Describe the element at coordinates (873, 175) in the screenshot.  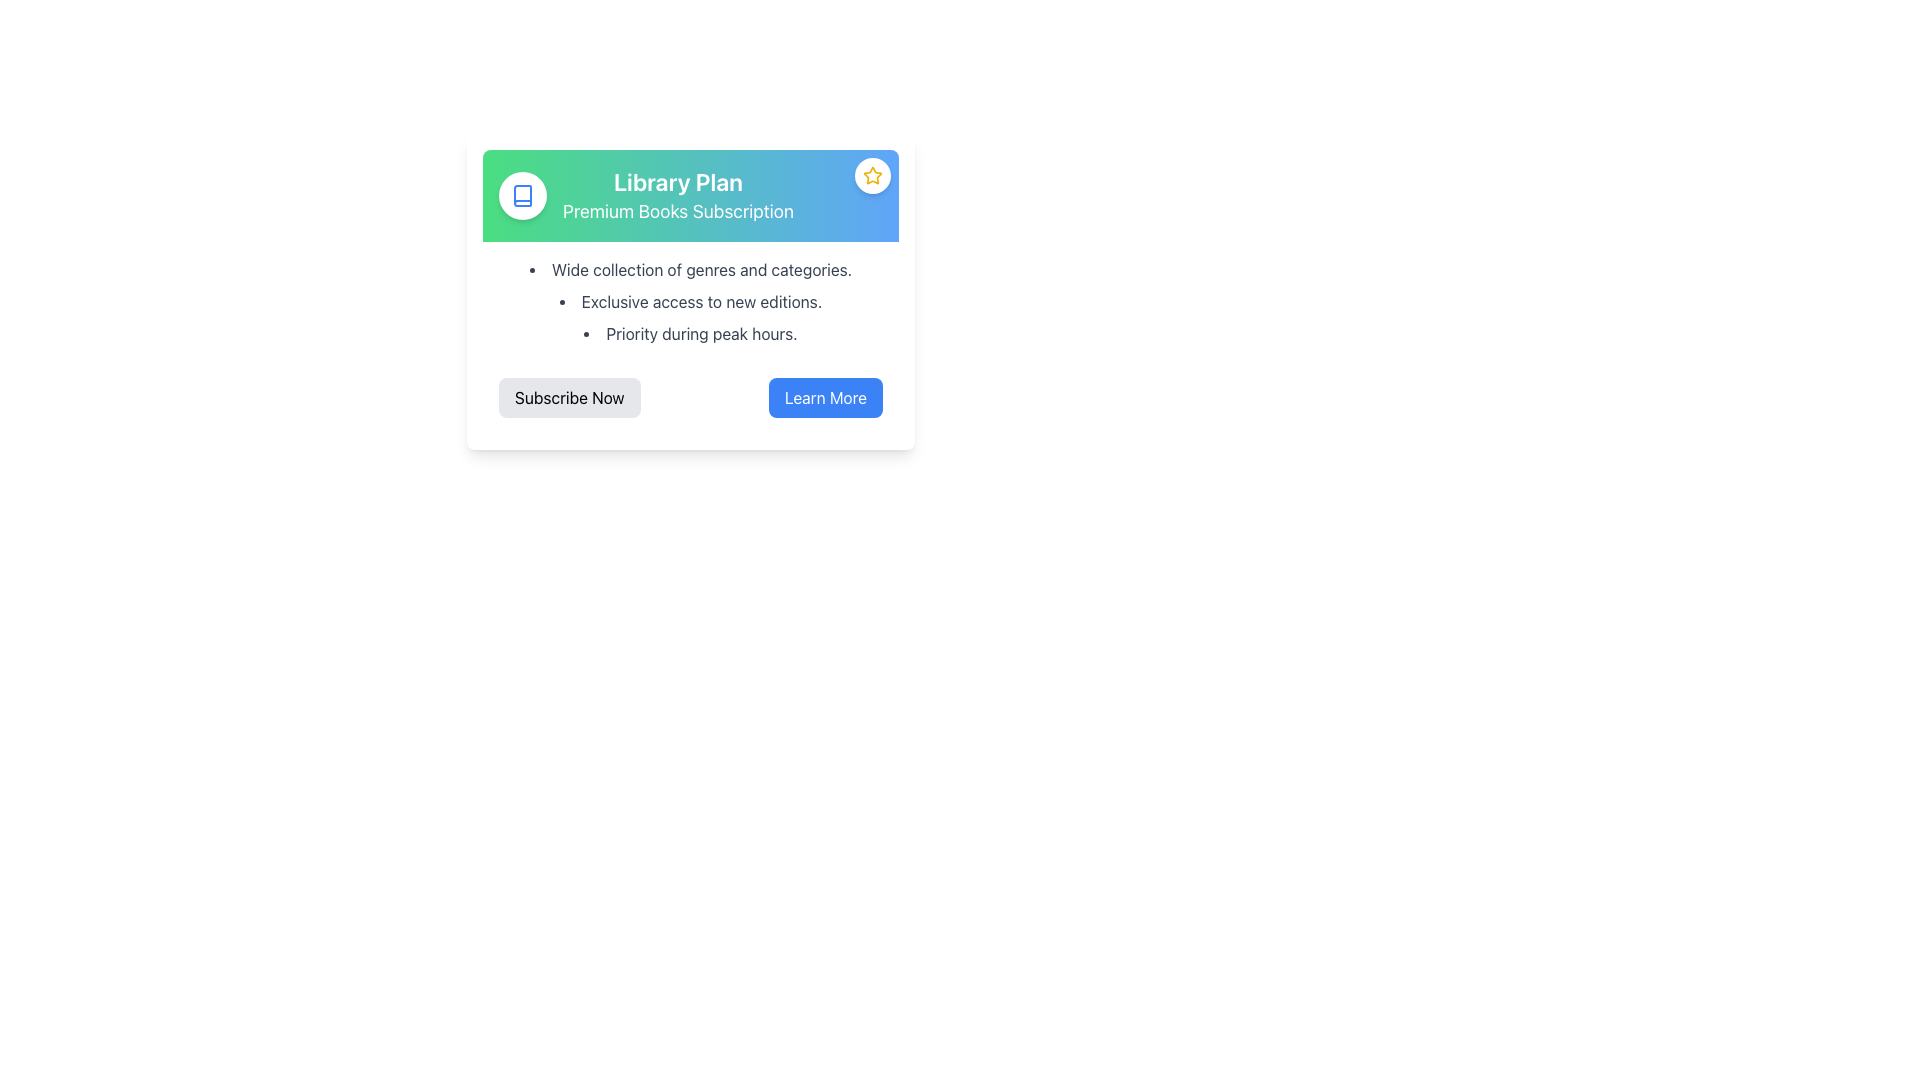
I see `the circular button with a yellow star icon located at the top-right corner of the 'Library Plan' card` at that location.